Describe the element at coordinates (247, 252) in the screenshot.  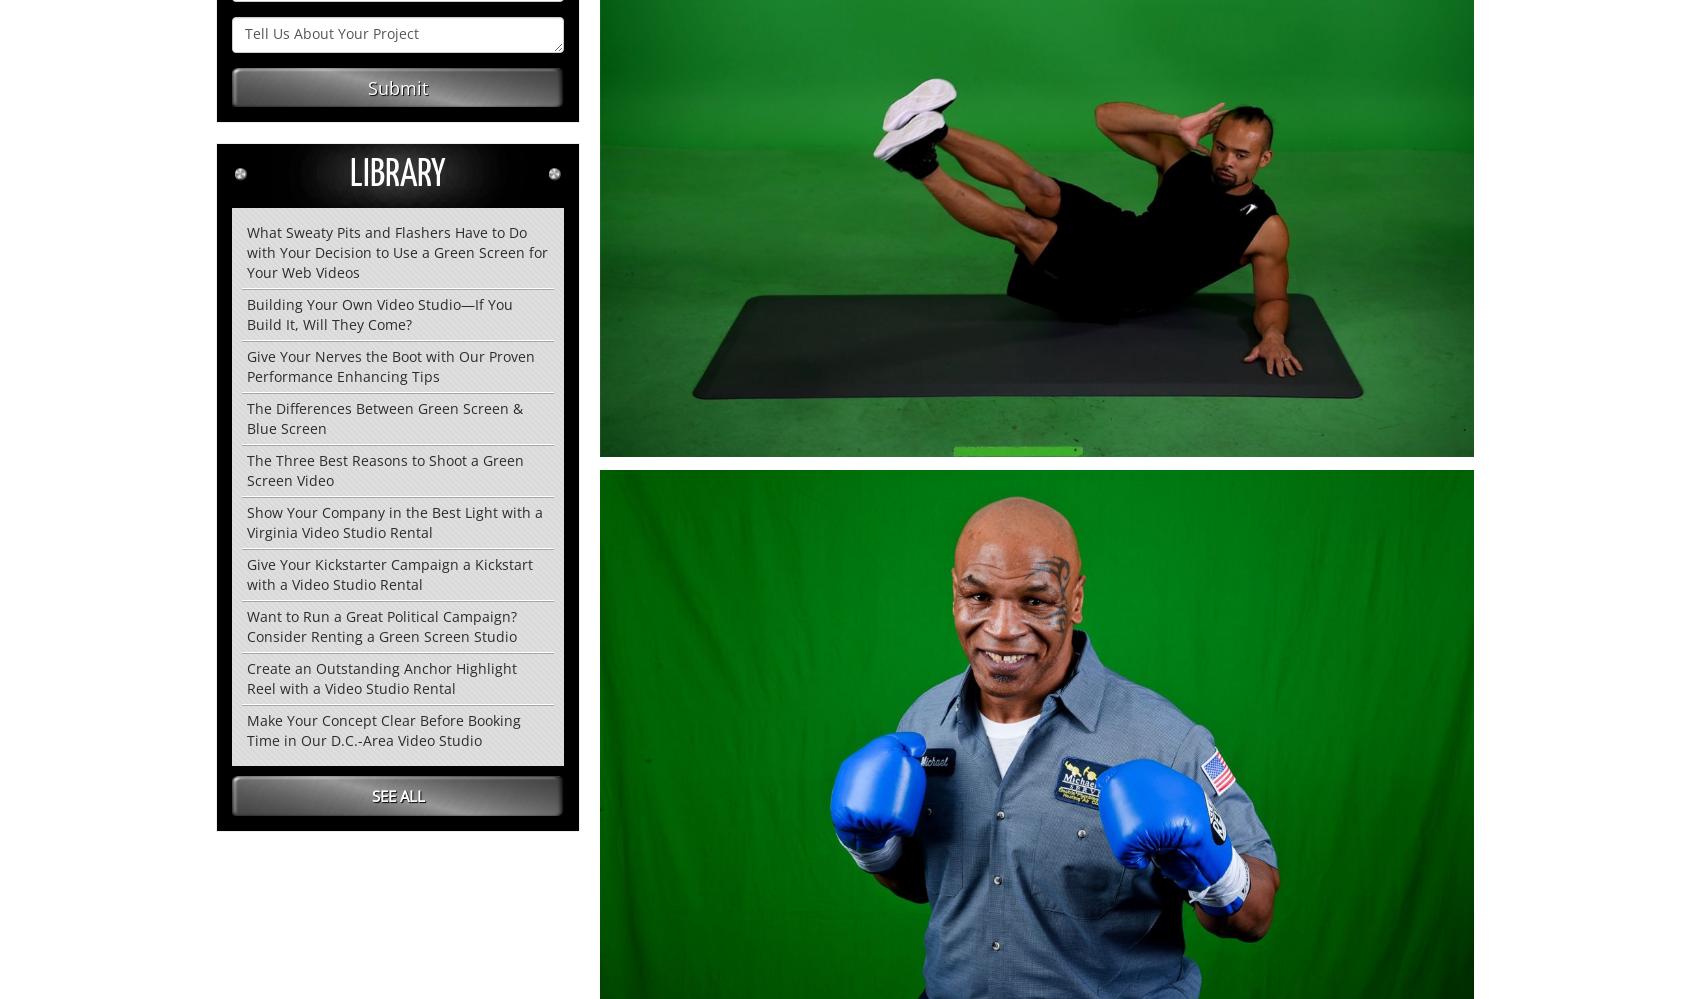
I see `'What Sweaty Pits and Flashers Have to Do with Your Decision to Use a Green Screen for Your Web Videos'` at that location.